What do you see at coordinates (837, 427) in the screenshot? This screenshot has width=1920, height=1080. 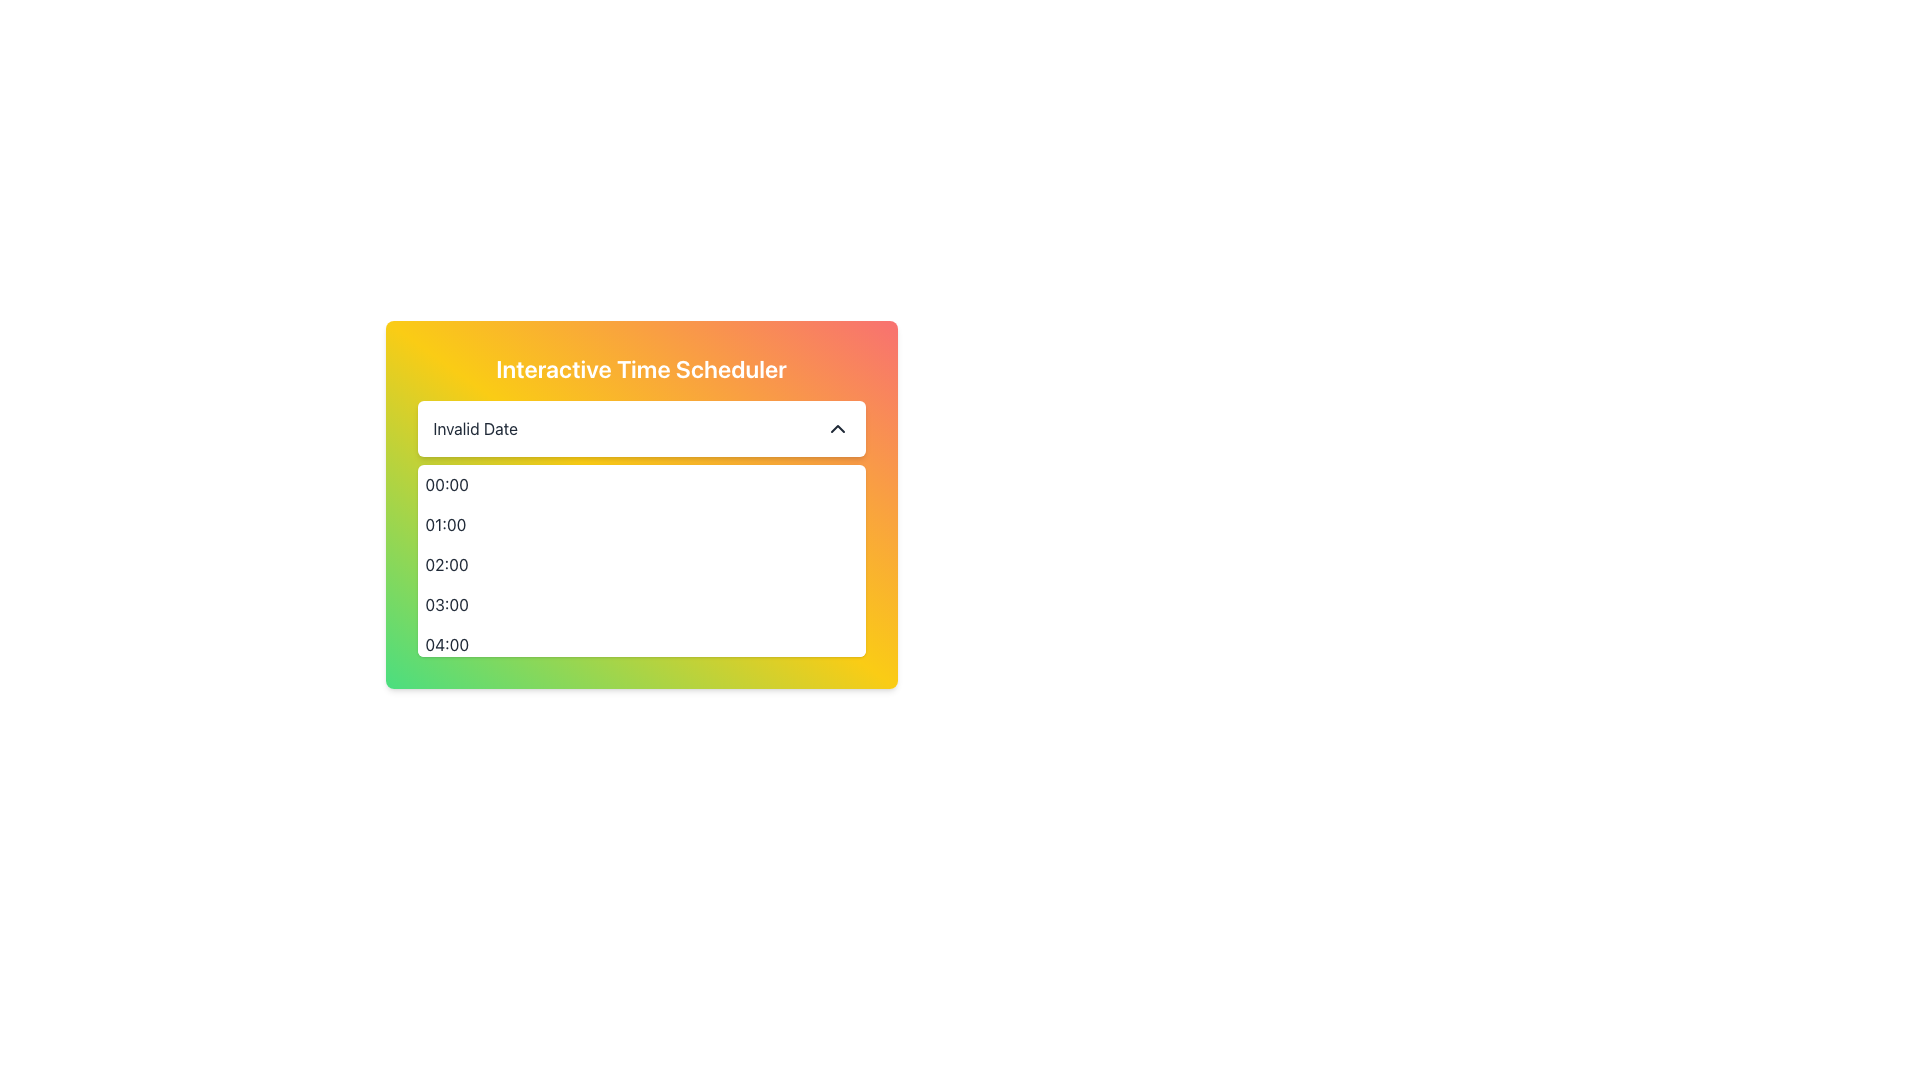 I see `the downward-pointing chevron icon located to the right of the 'Invalid Date' text within the colorful interface` at bounding box center [837, 427].